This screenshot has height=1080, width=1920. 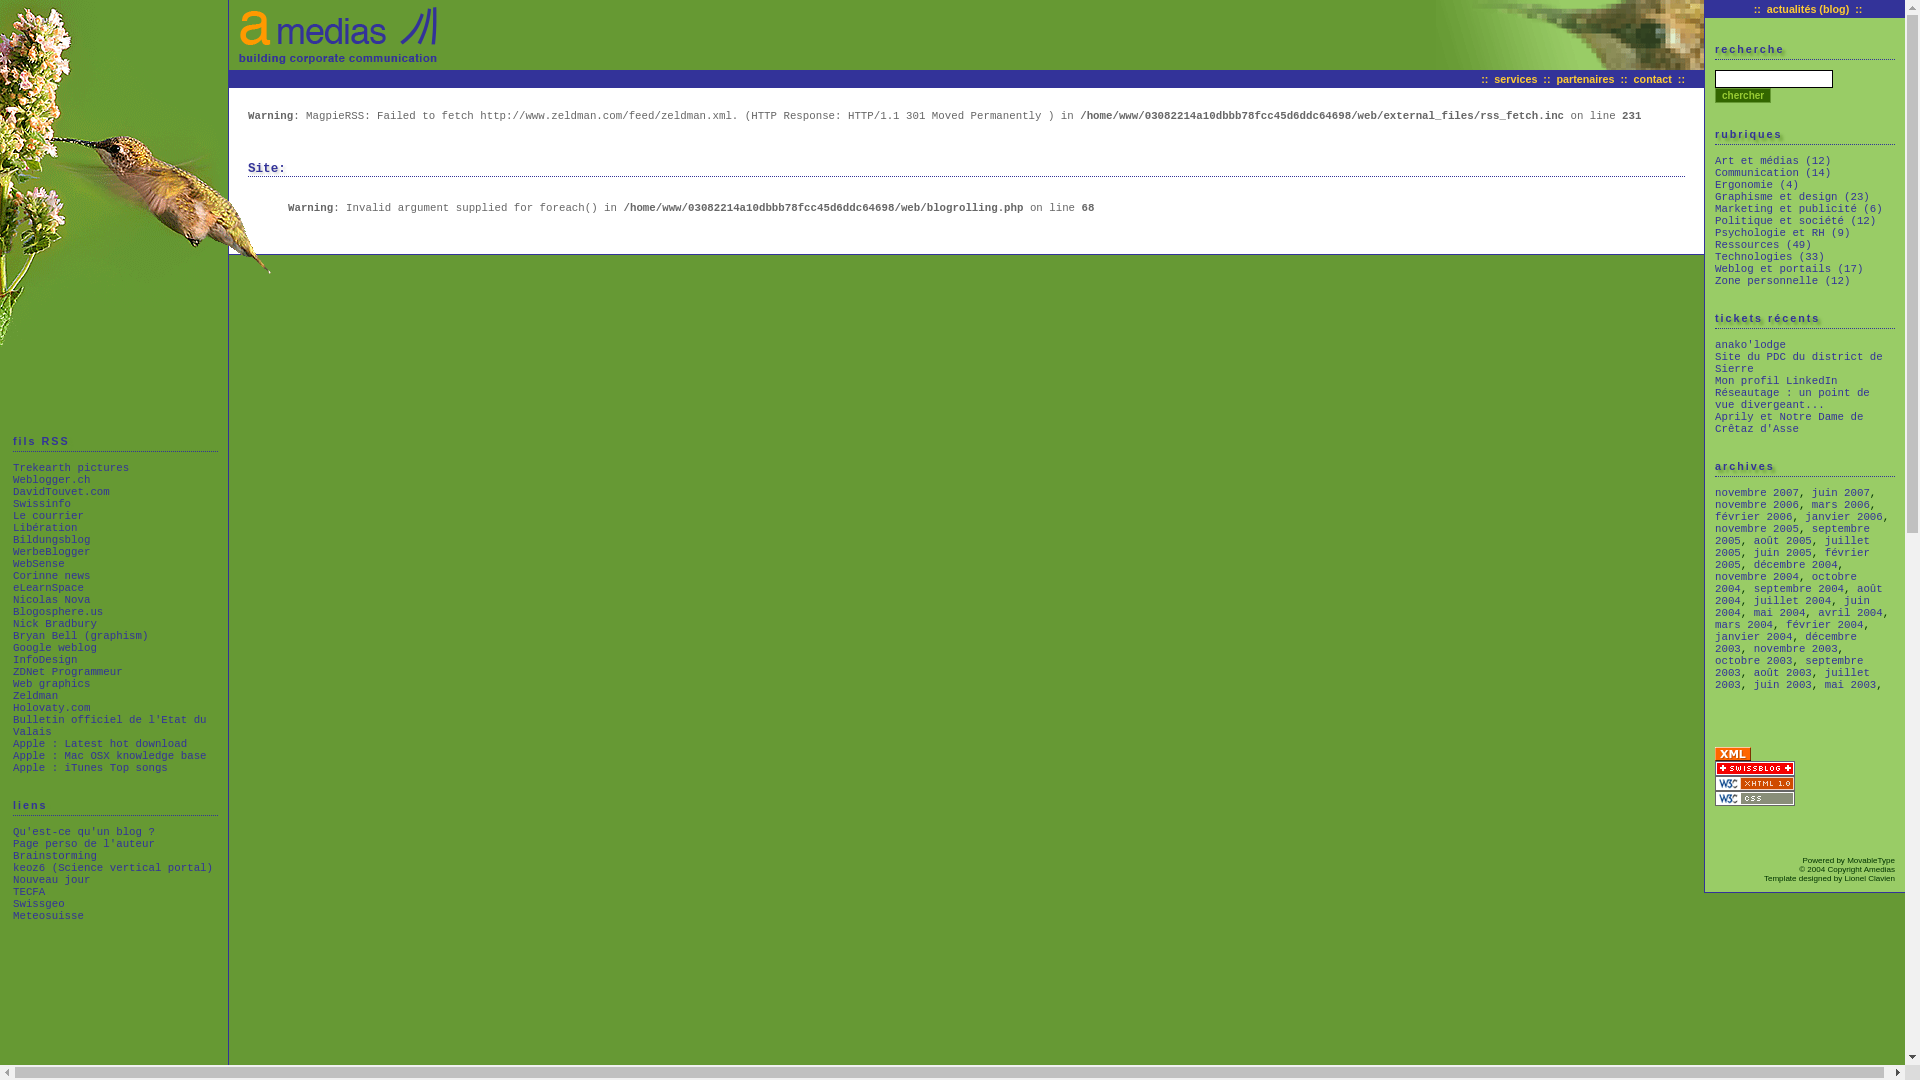 I want to click on 'services', so click(x=1515, y=77).